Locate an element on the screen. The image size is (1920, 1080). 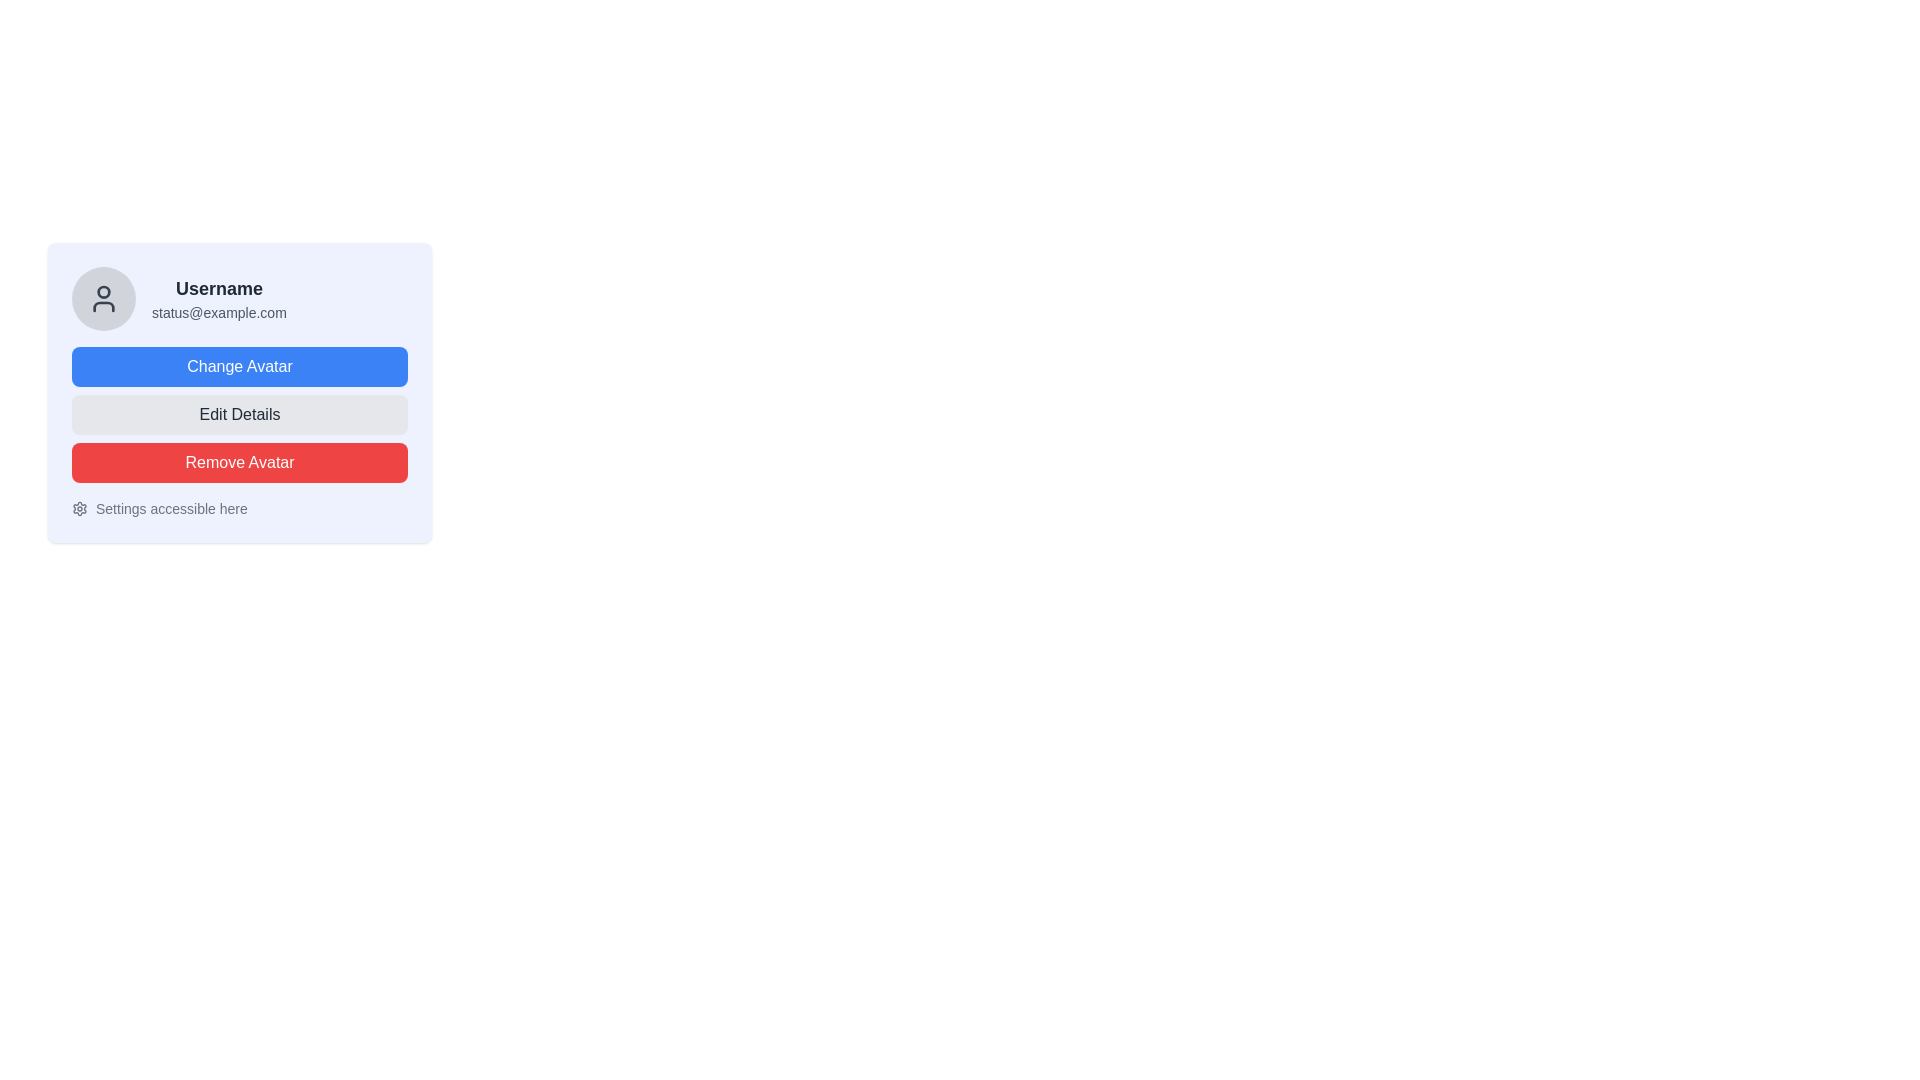
the Informational Text with Icon located at the bottom of the card, immediately below the 'Remove Avatar' button is located at coordinates (240, 508).